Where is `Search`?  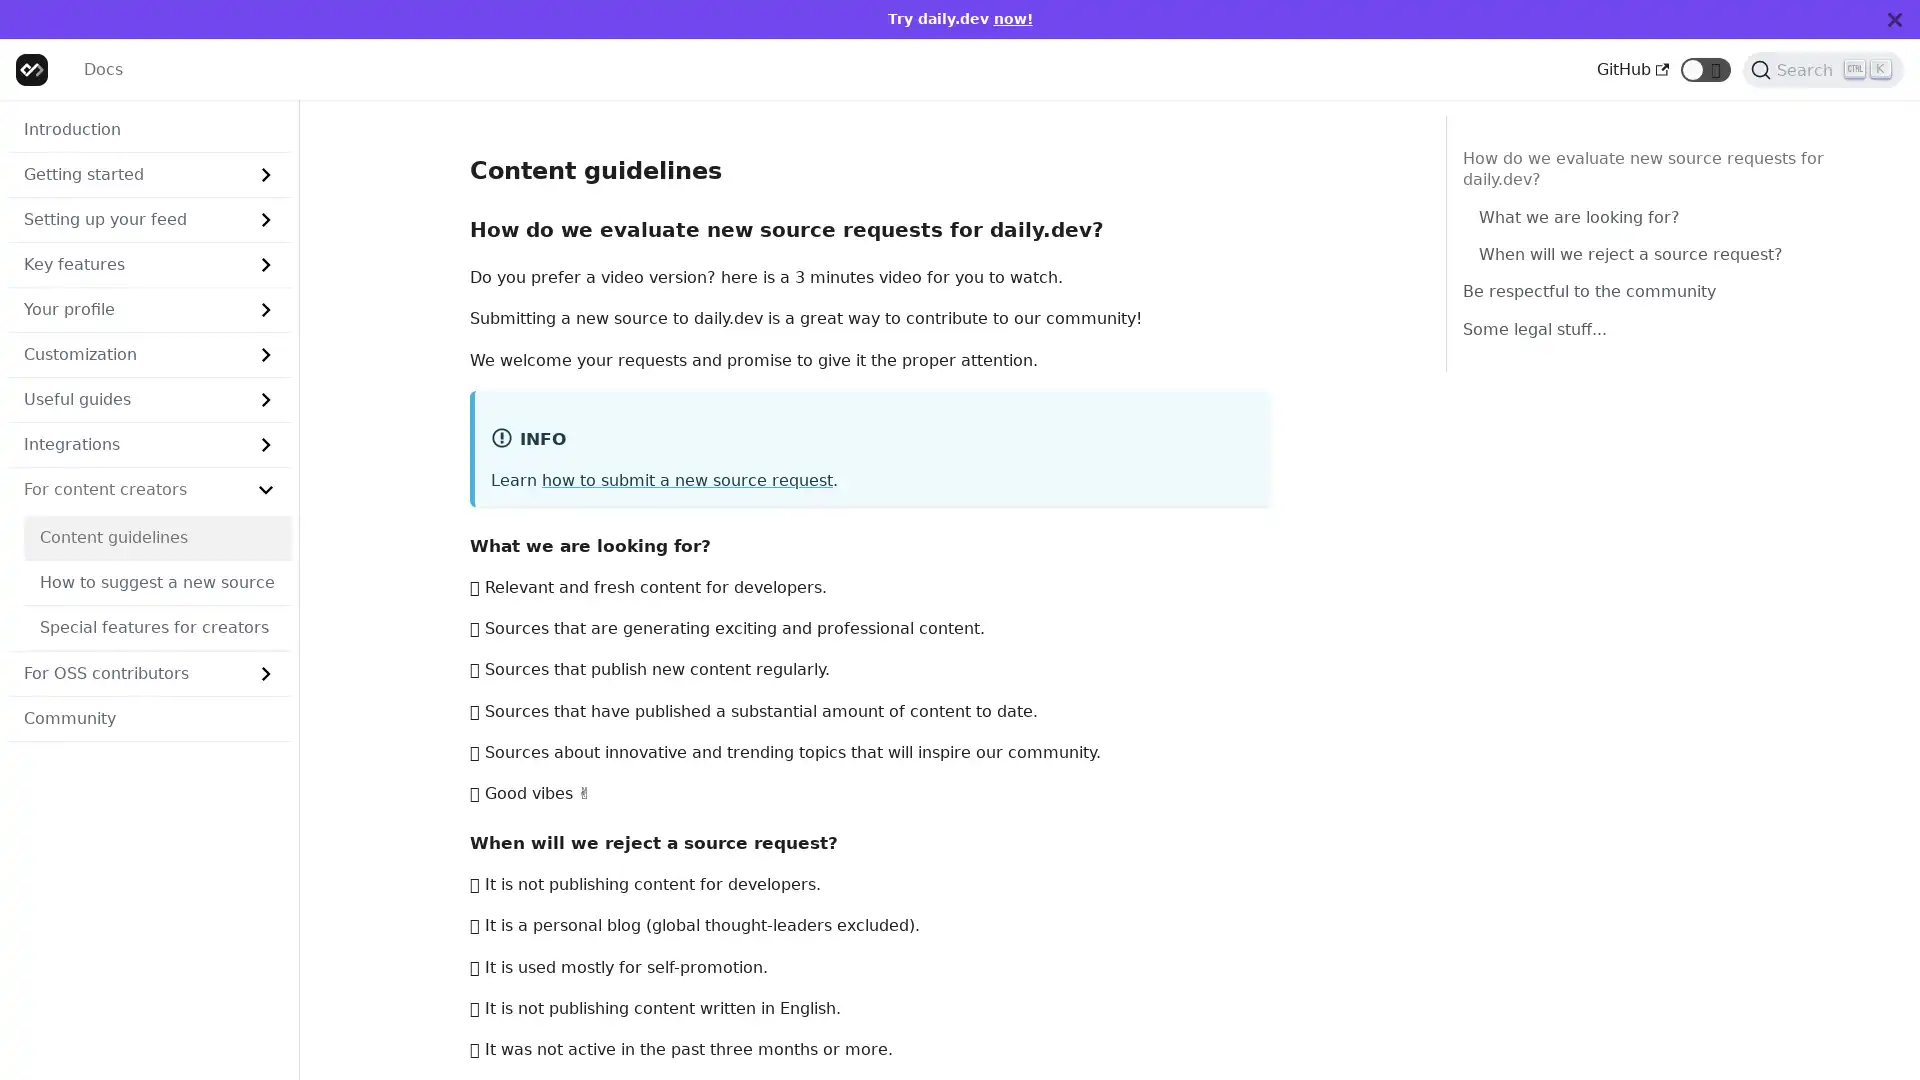
Search is located at coordinates (1823, 68).